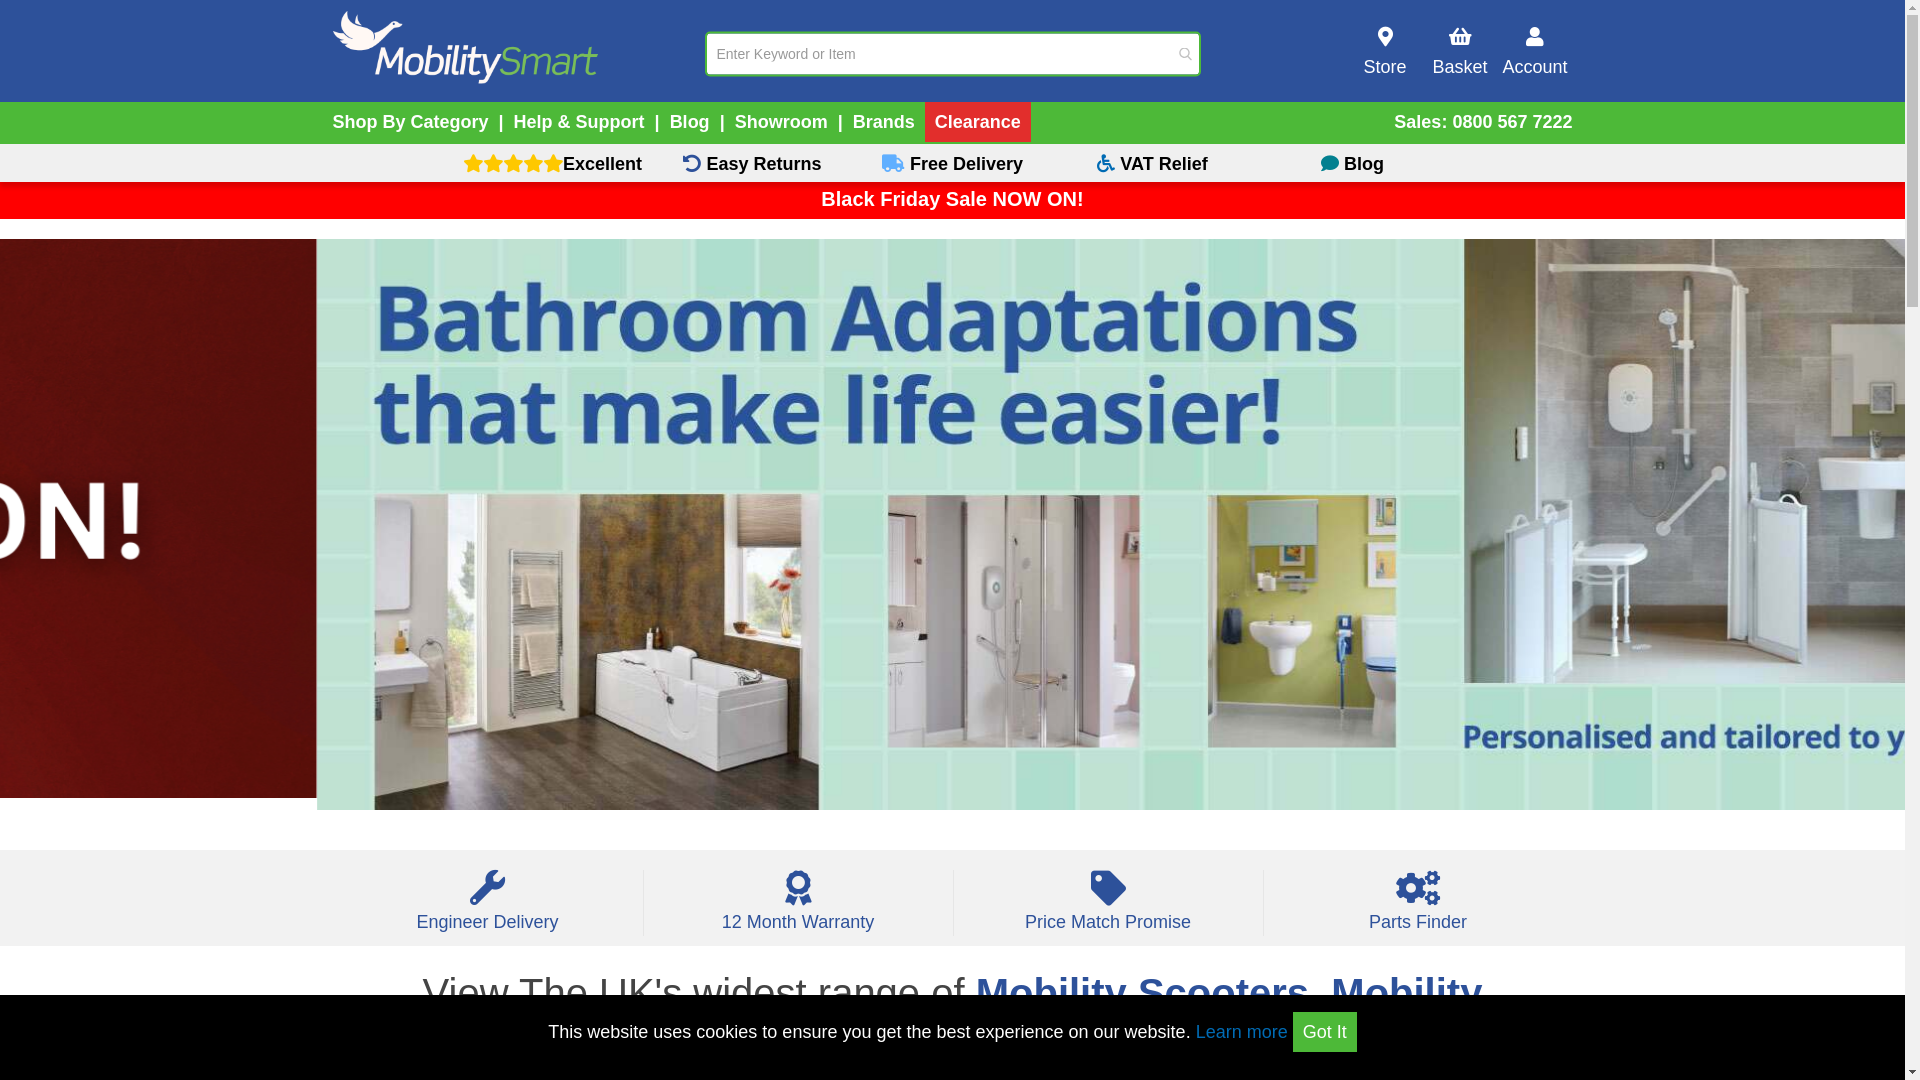 Image resolution: width=1920 pixels, height=1080 pixels. What do you see at coordinates (950, 199) in the screenshot?
I see `'Black Friday Sale NOW ON!'` at bounding box center [950, 199].